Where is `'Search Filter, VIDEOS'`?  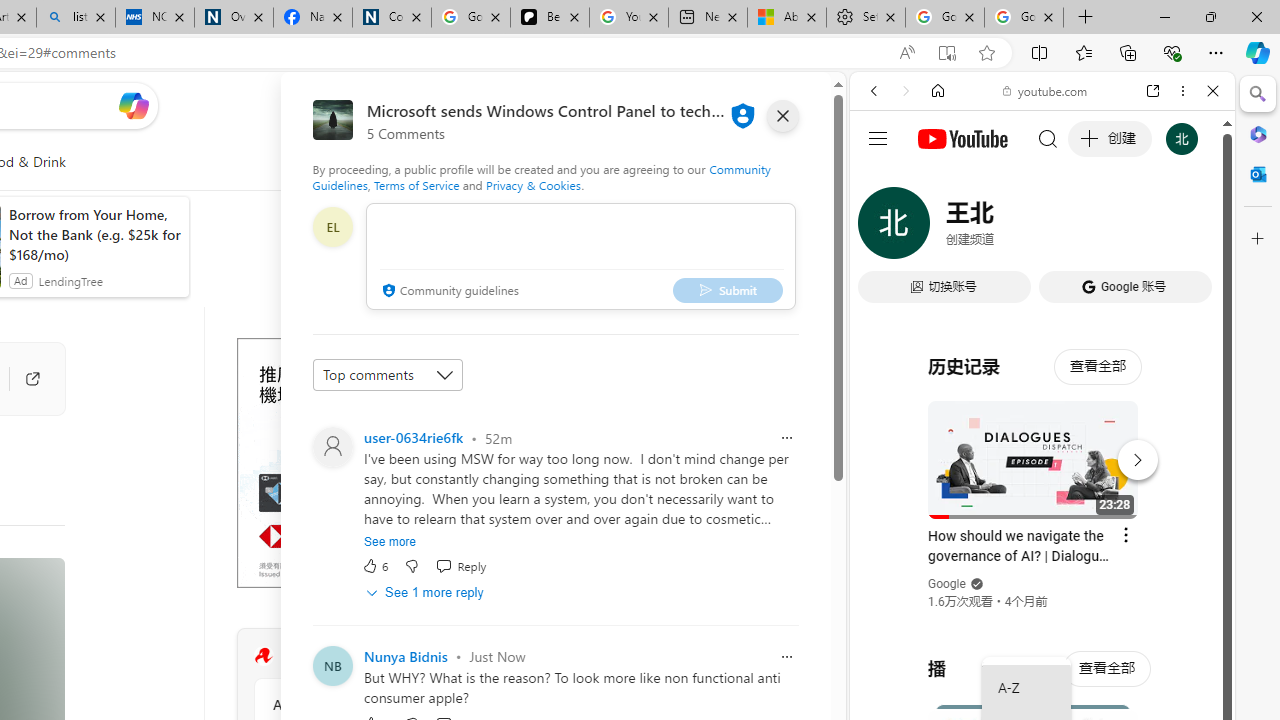 'Search Filter, VIDEOS' is located at coordinates (1006, 227).